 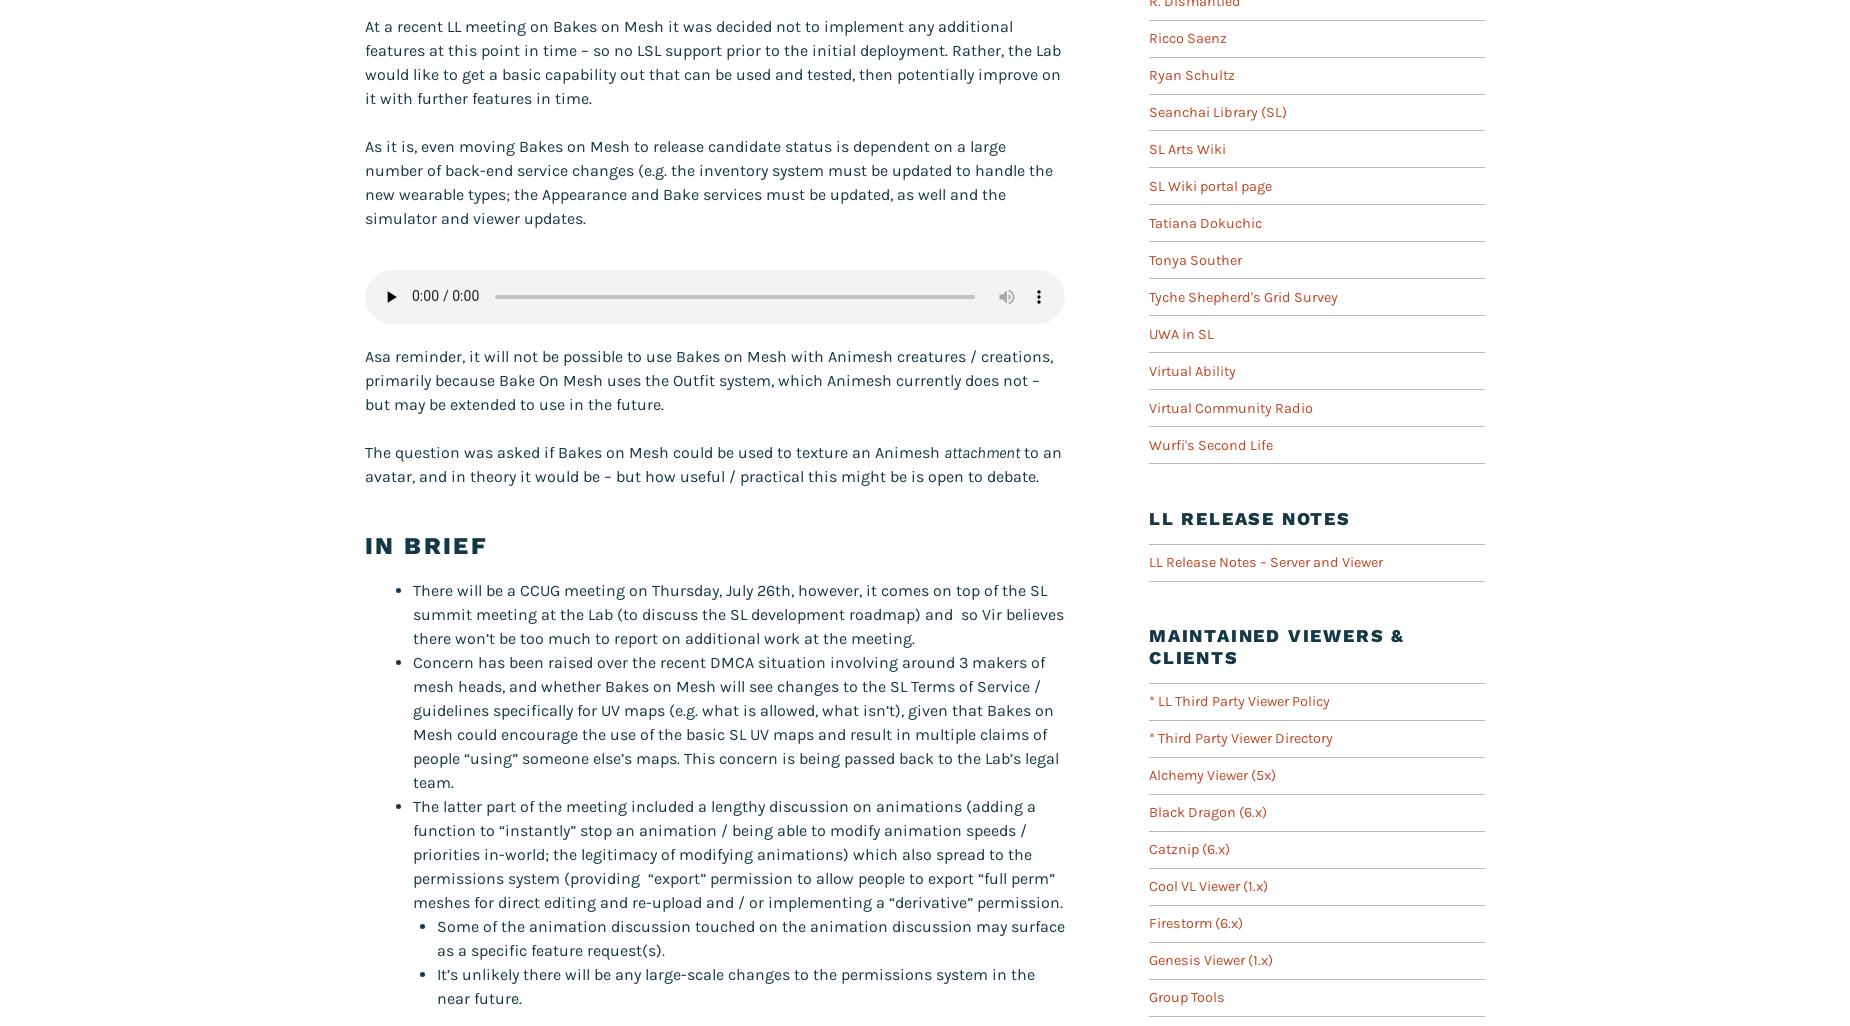 What do you see at coordinates (1264, 561) in the screenshot?
I see `'LL Release Notes – Server and Viewer'` at bounding box center [1264, 561].